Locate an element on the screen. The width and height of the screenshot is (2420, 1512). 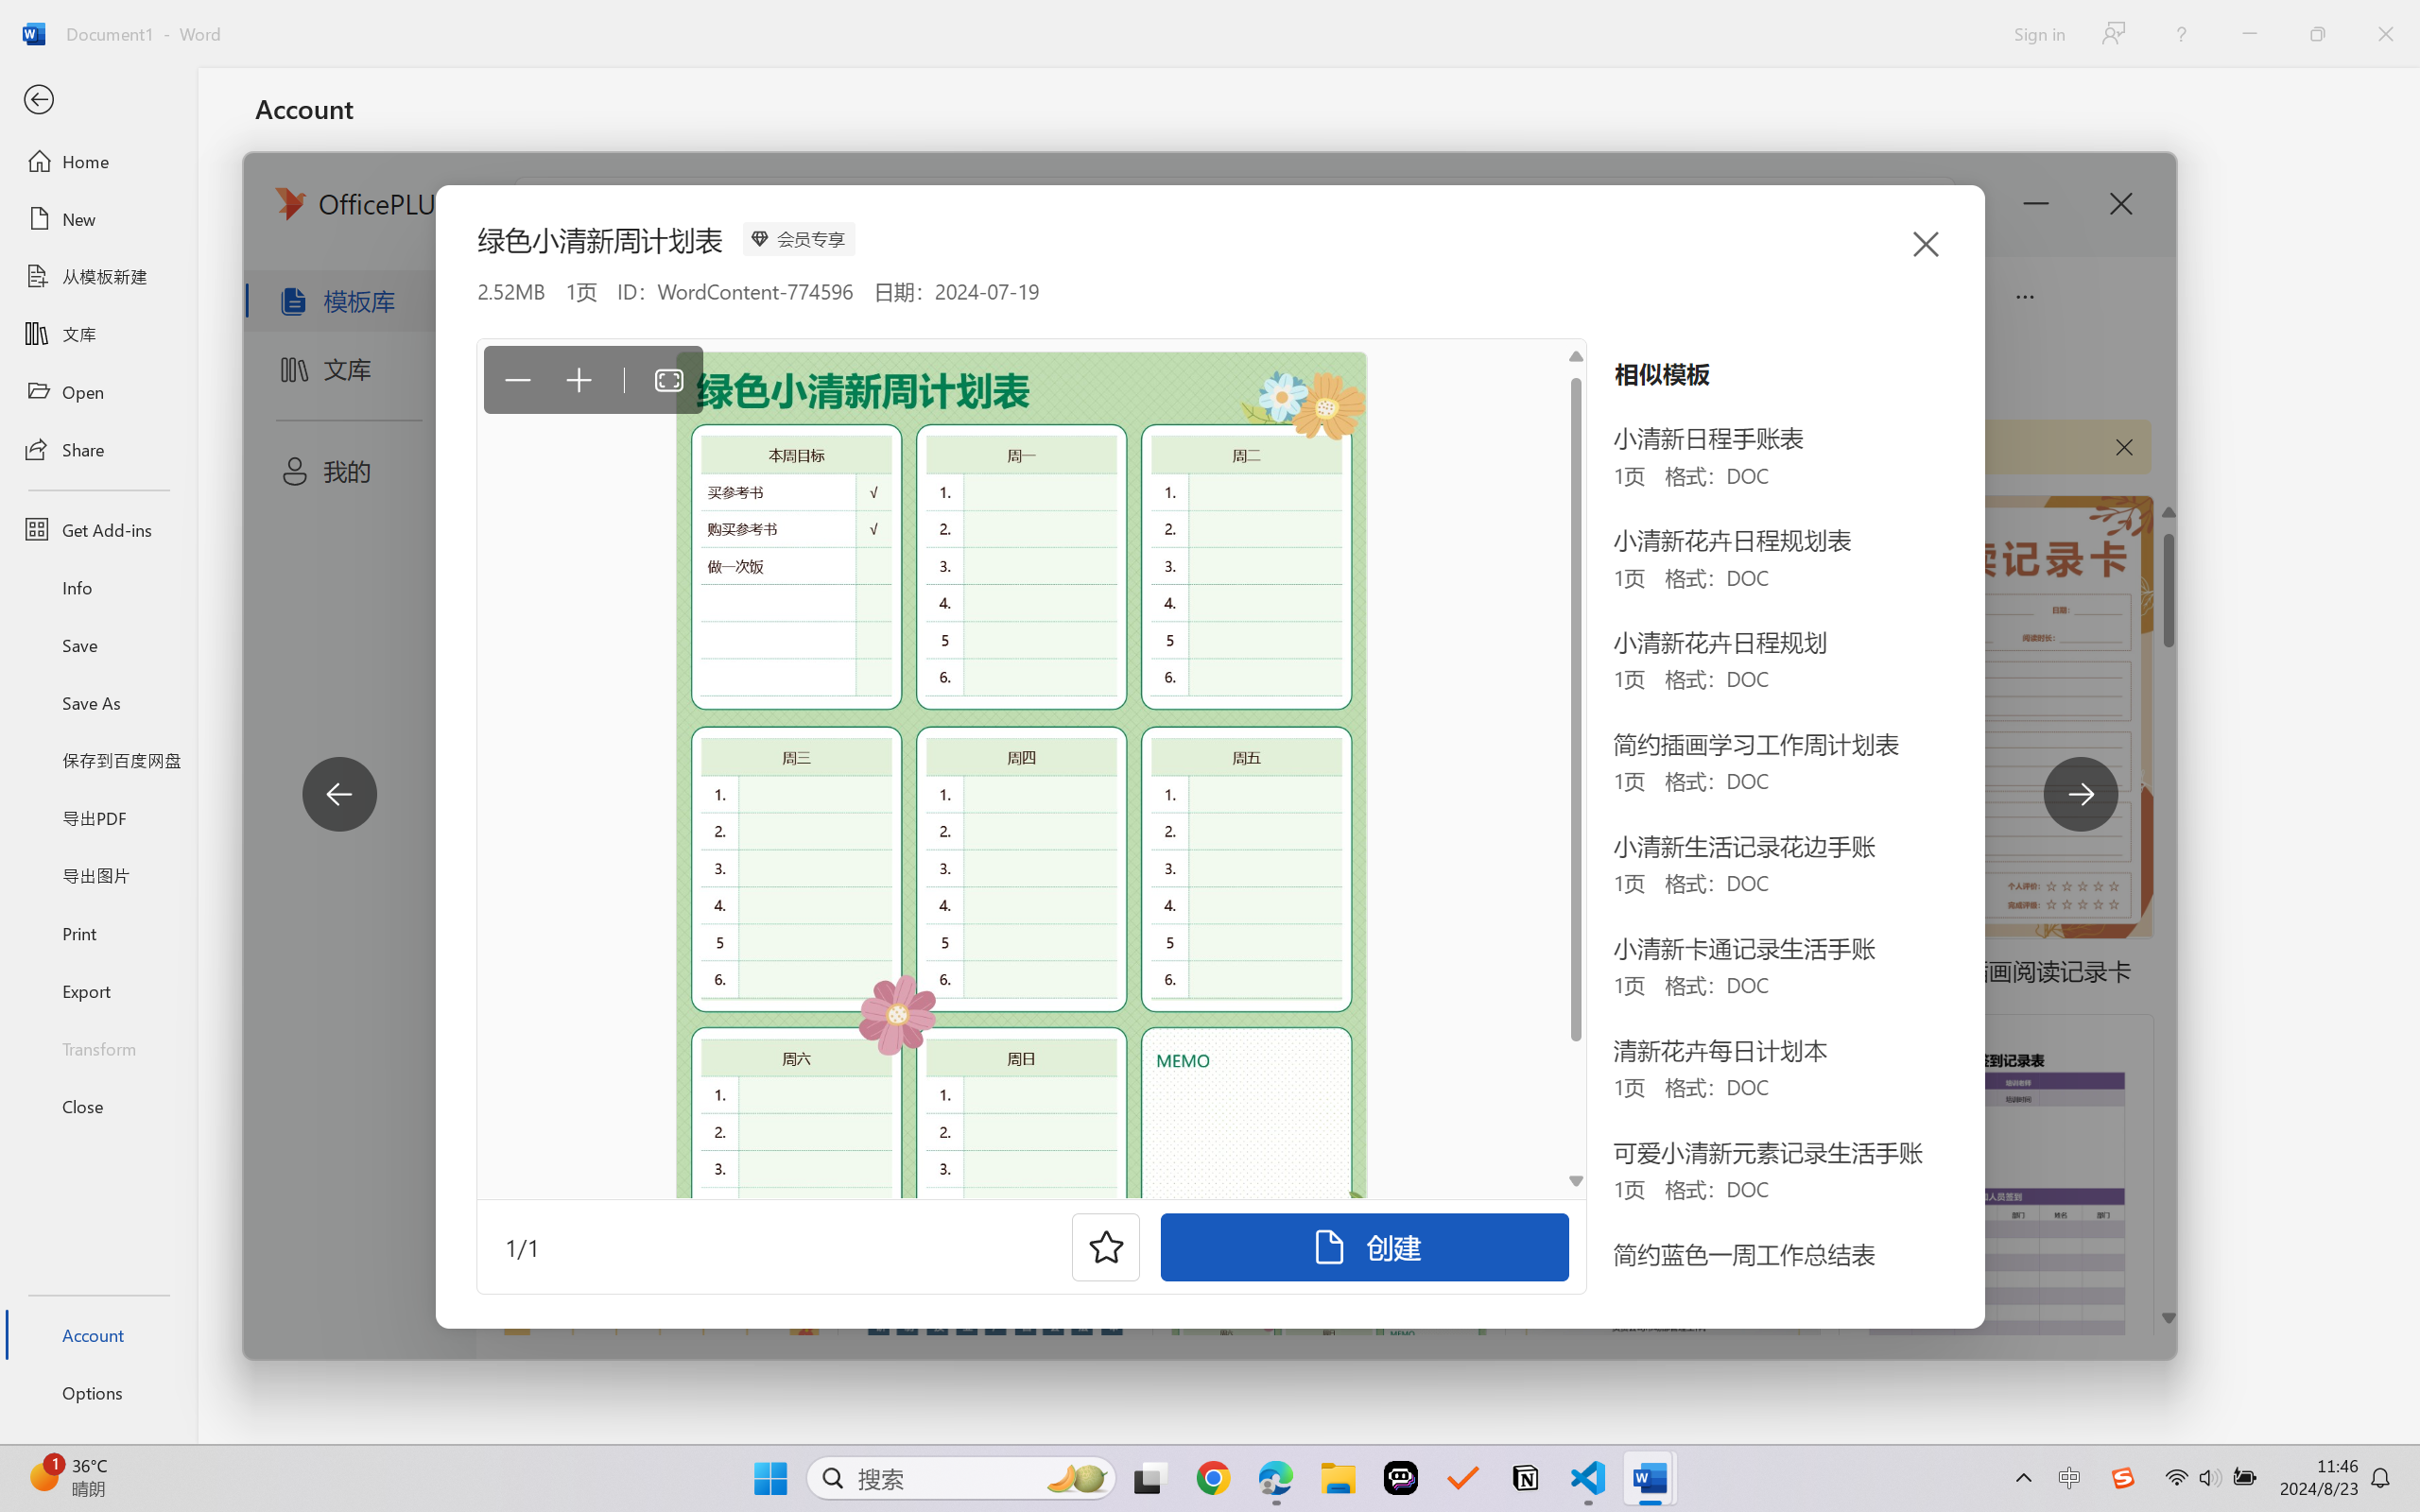
'Sign in' is located at coordinates (2037, 33).